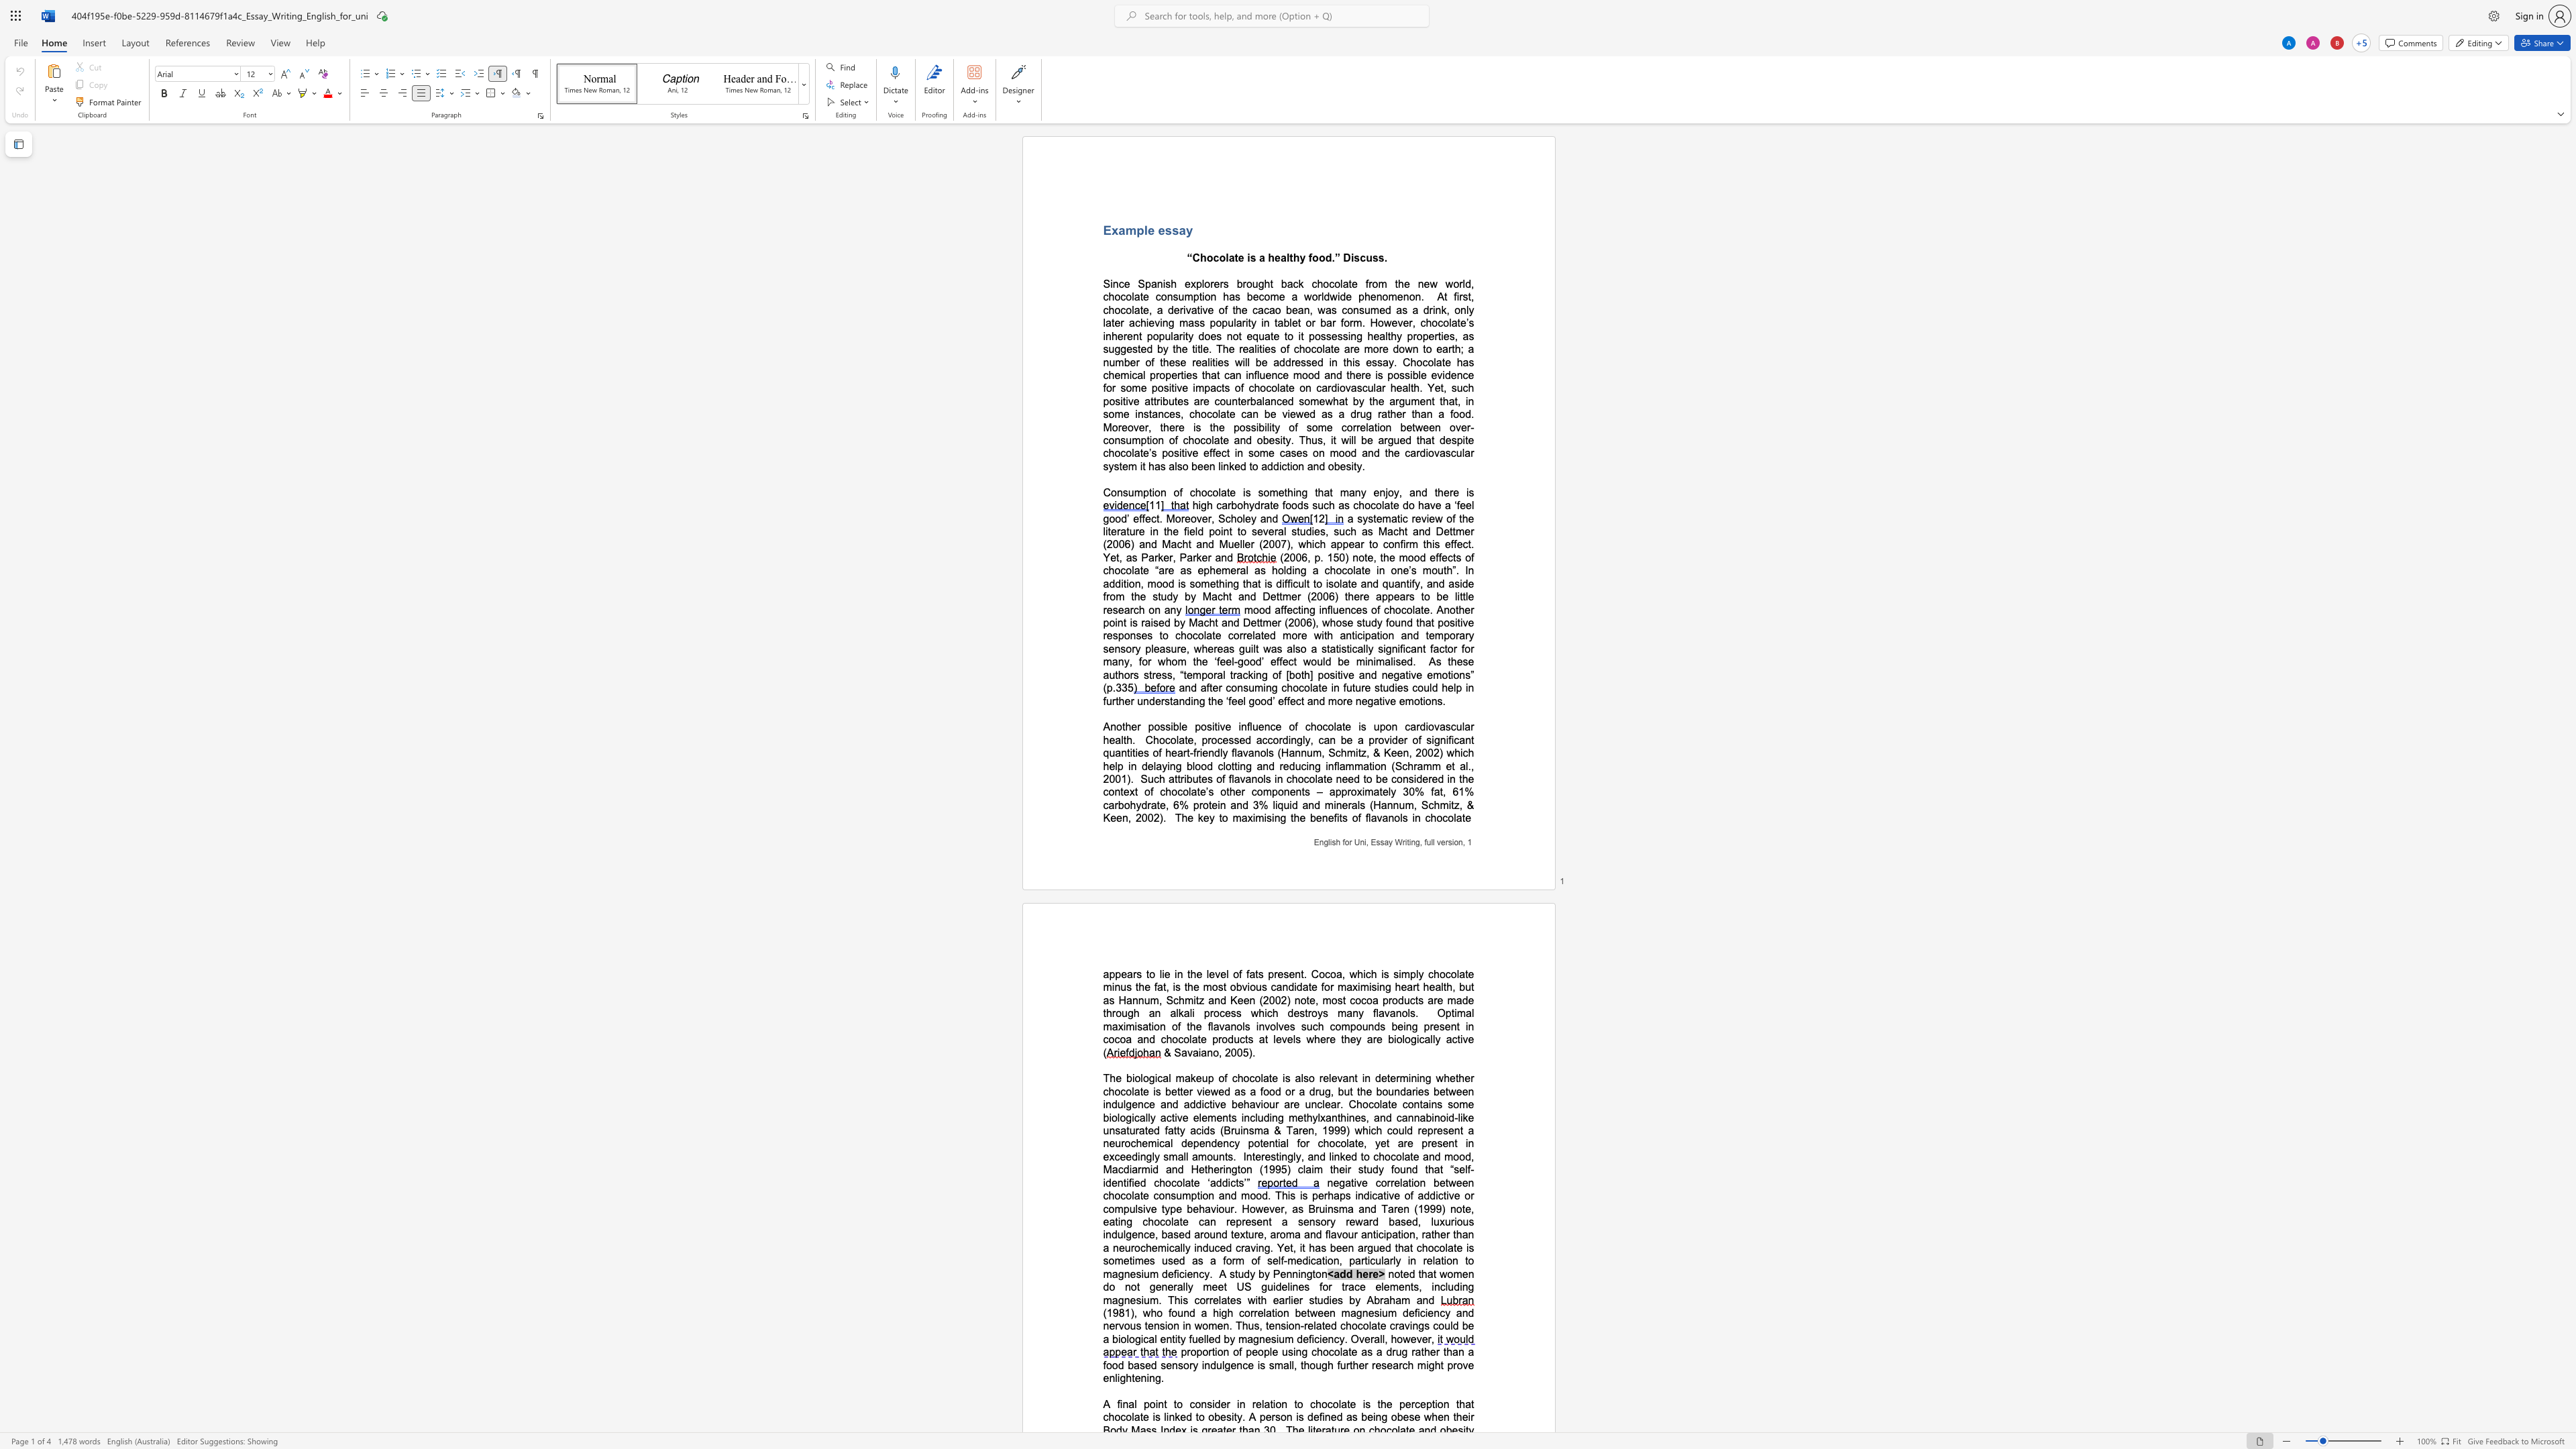 This screenshot has height=1449, width=2576. Describe the element at coordinates (1305, 440) in the screenshot. I see `the space between the continuous character "T" and "h" in the text` at that location.